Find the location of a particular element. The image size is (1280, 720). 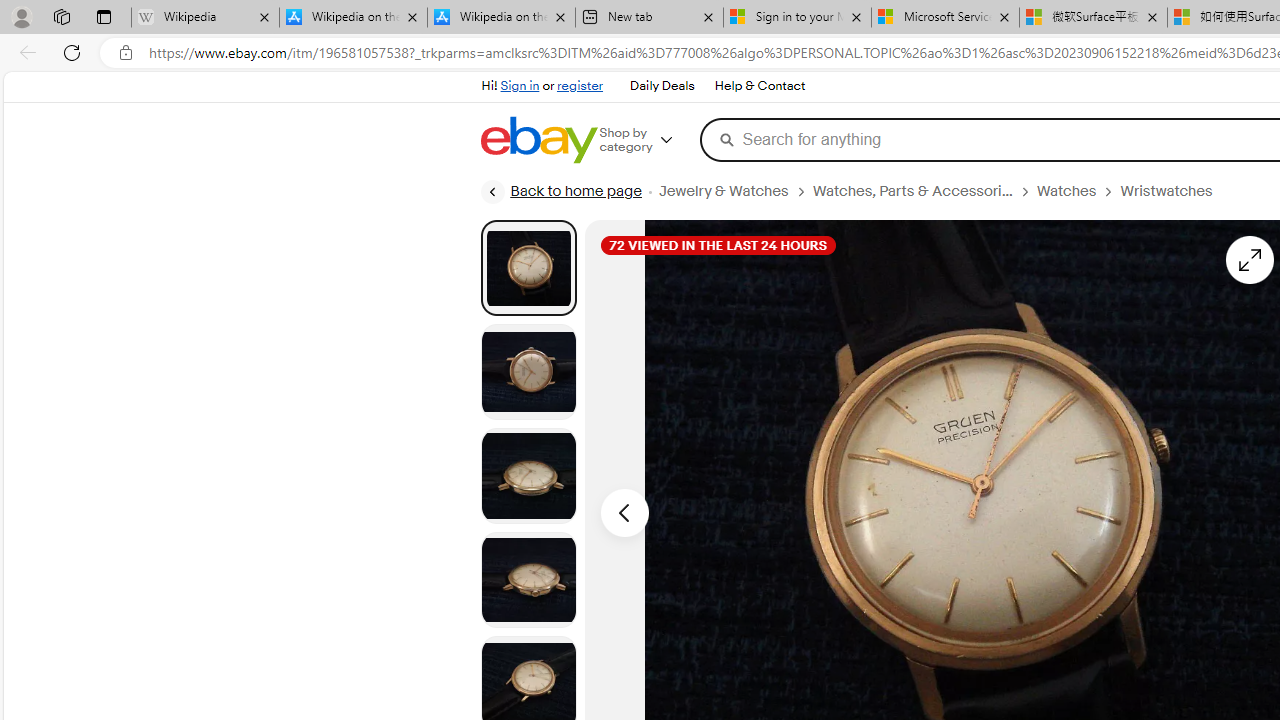

'Jewelry & Watches' is located at coordinates (722, 191).